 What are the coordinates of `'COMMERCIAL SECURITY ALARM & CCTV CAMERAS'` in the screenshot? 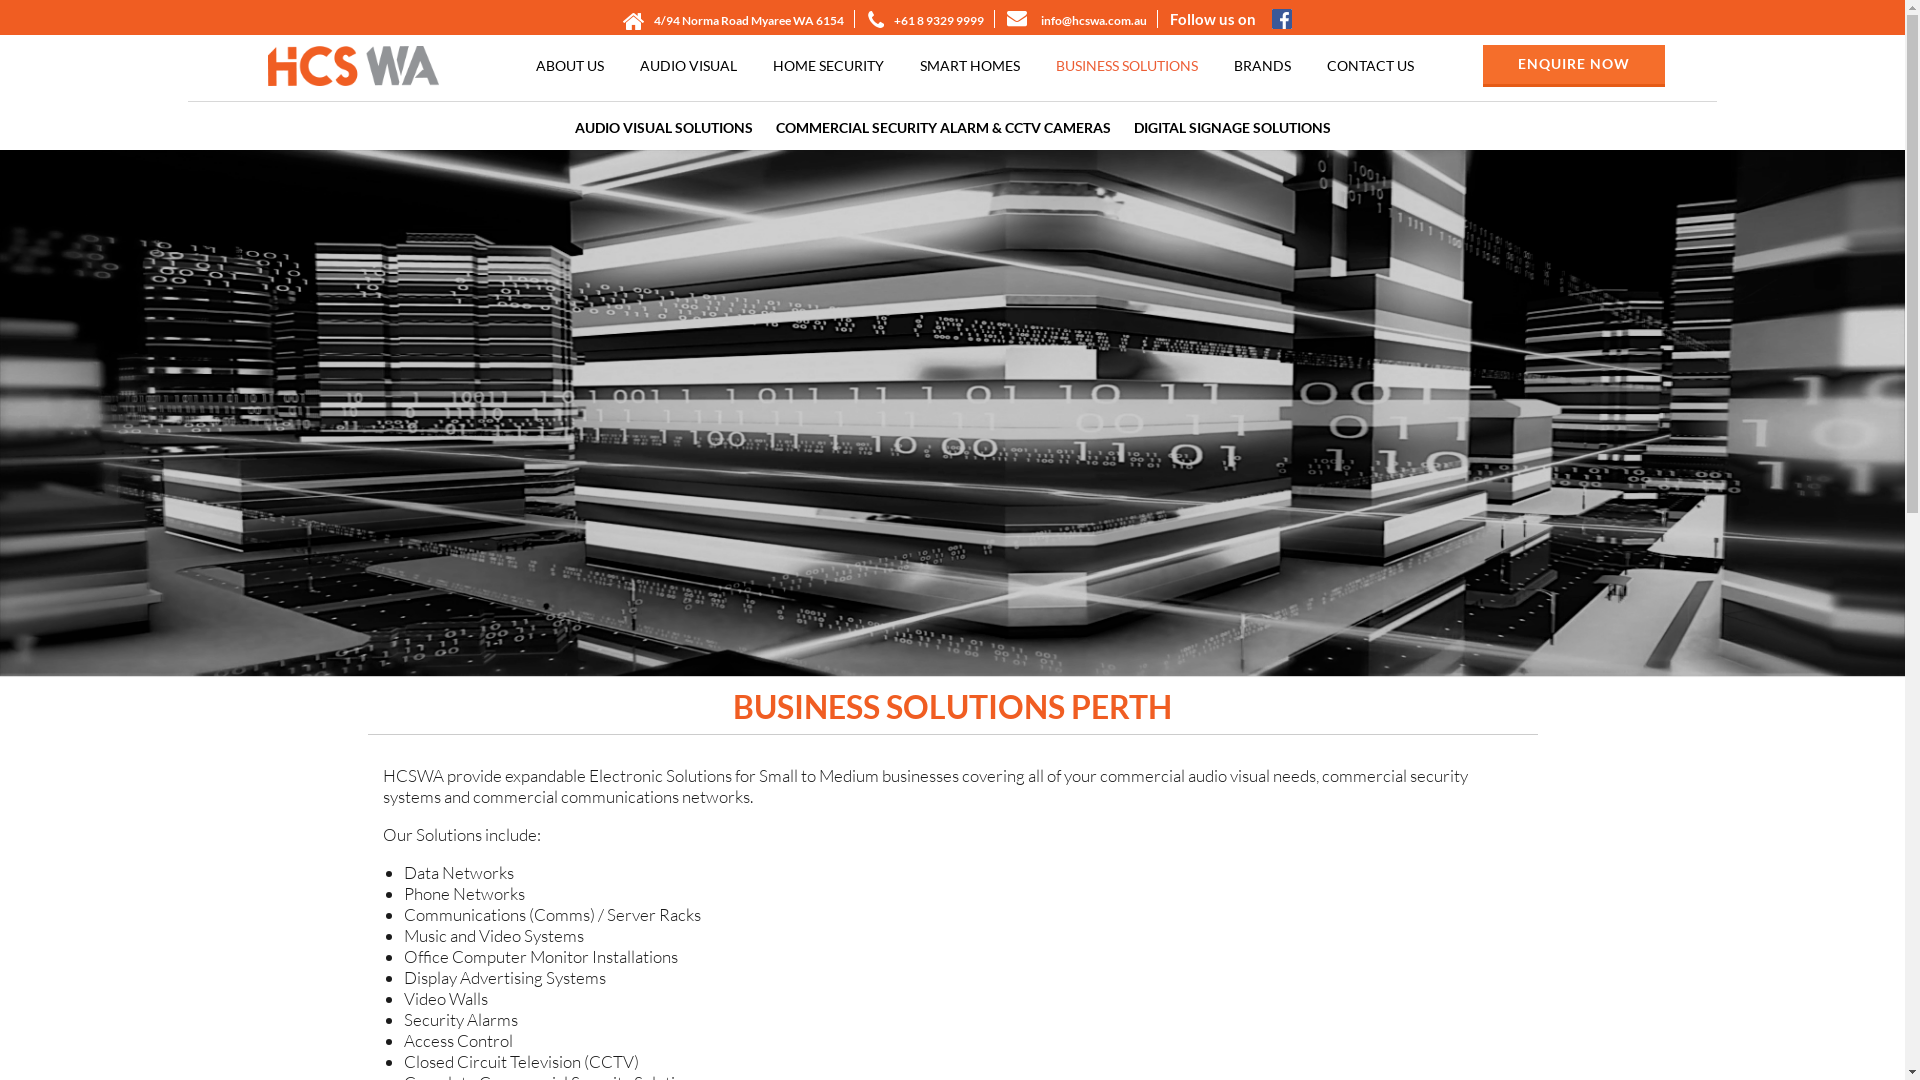 It's located at (942, 126).